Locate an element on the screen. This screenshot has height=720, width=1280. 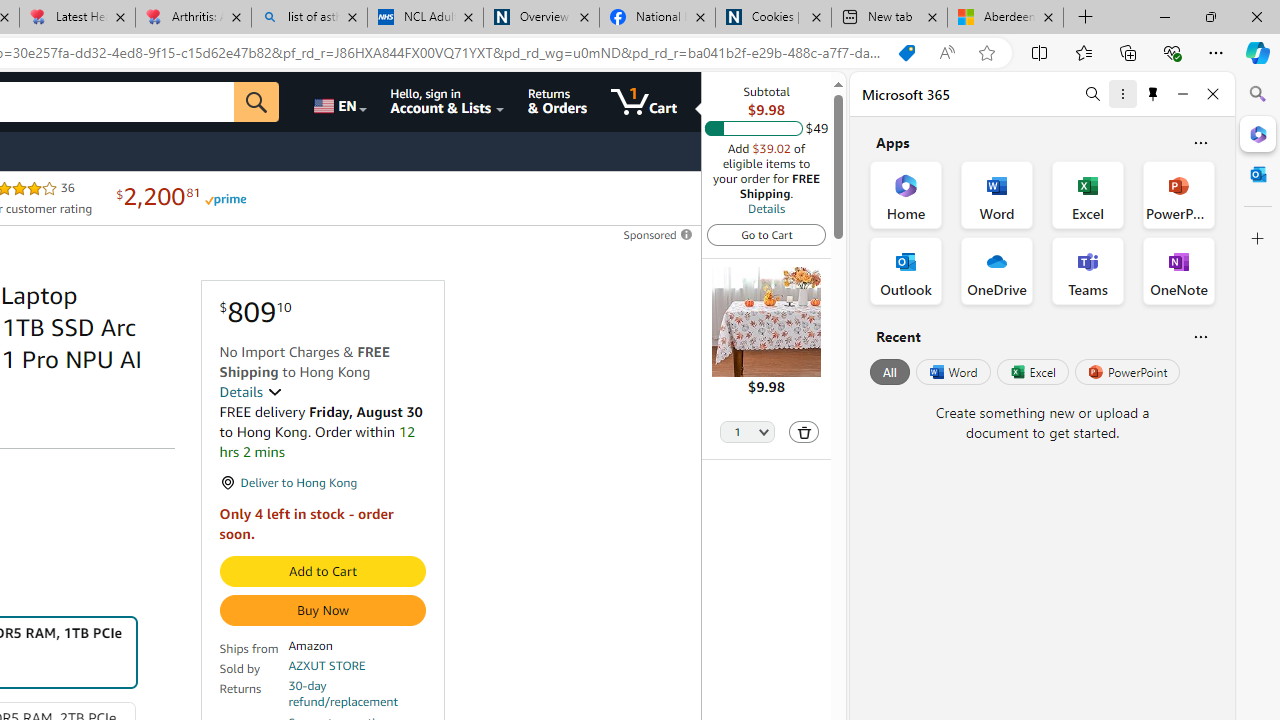
'PowerPoint Office App' is located at coordinates (1178, 195).